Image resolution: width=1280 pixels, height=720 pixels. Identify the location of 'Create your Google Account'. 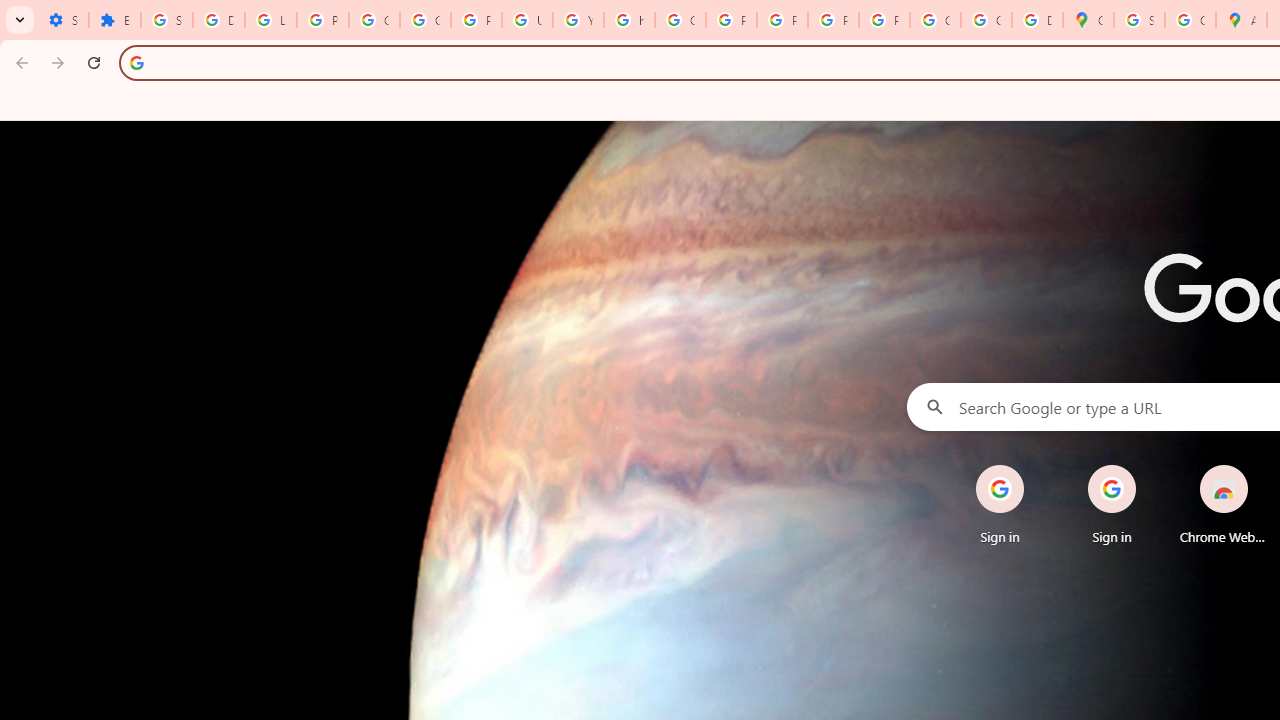
(1190, 20).